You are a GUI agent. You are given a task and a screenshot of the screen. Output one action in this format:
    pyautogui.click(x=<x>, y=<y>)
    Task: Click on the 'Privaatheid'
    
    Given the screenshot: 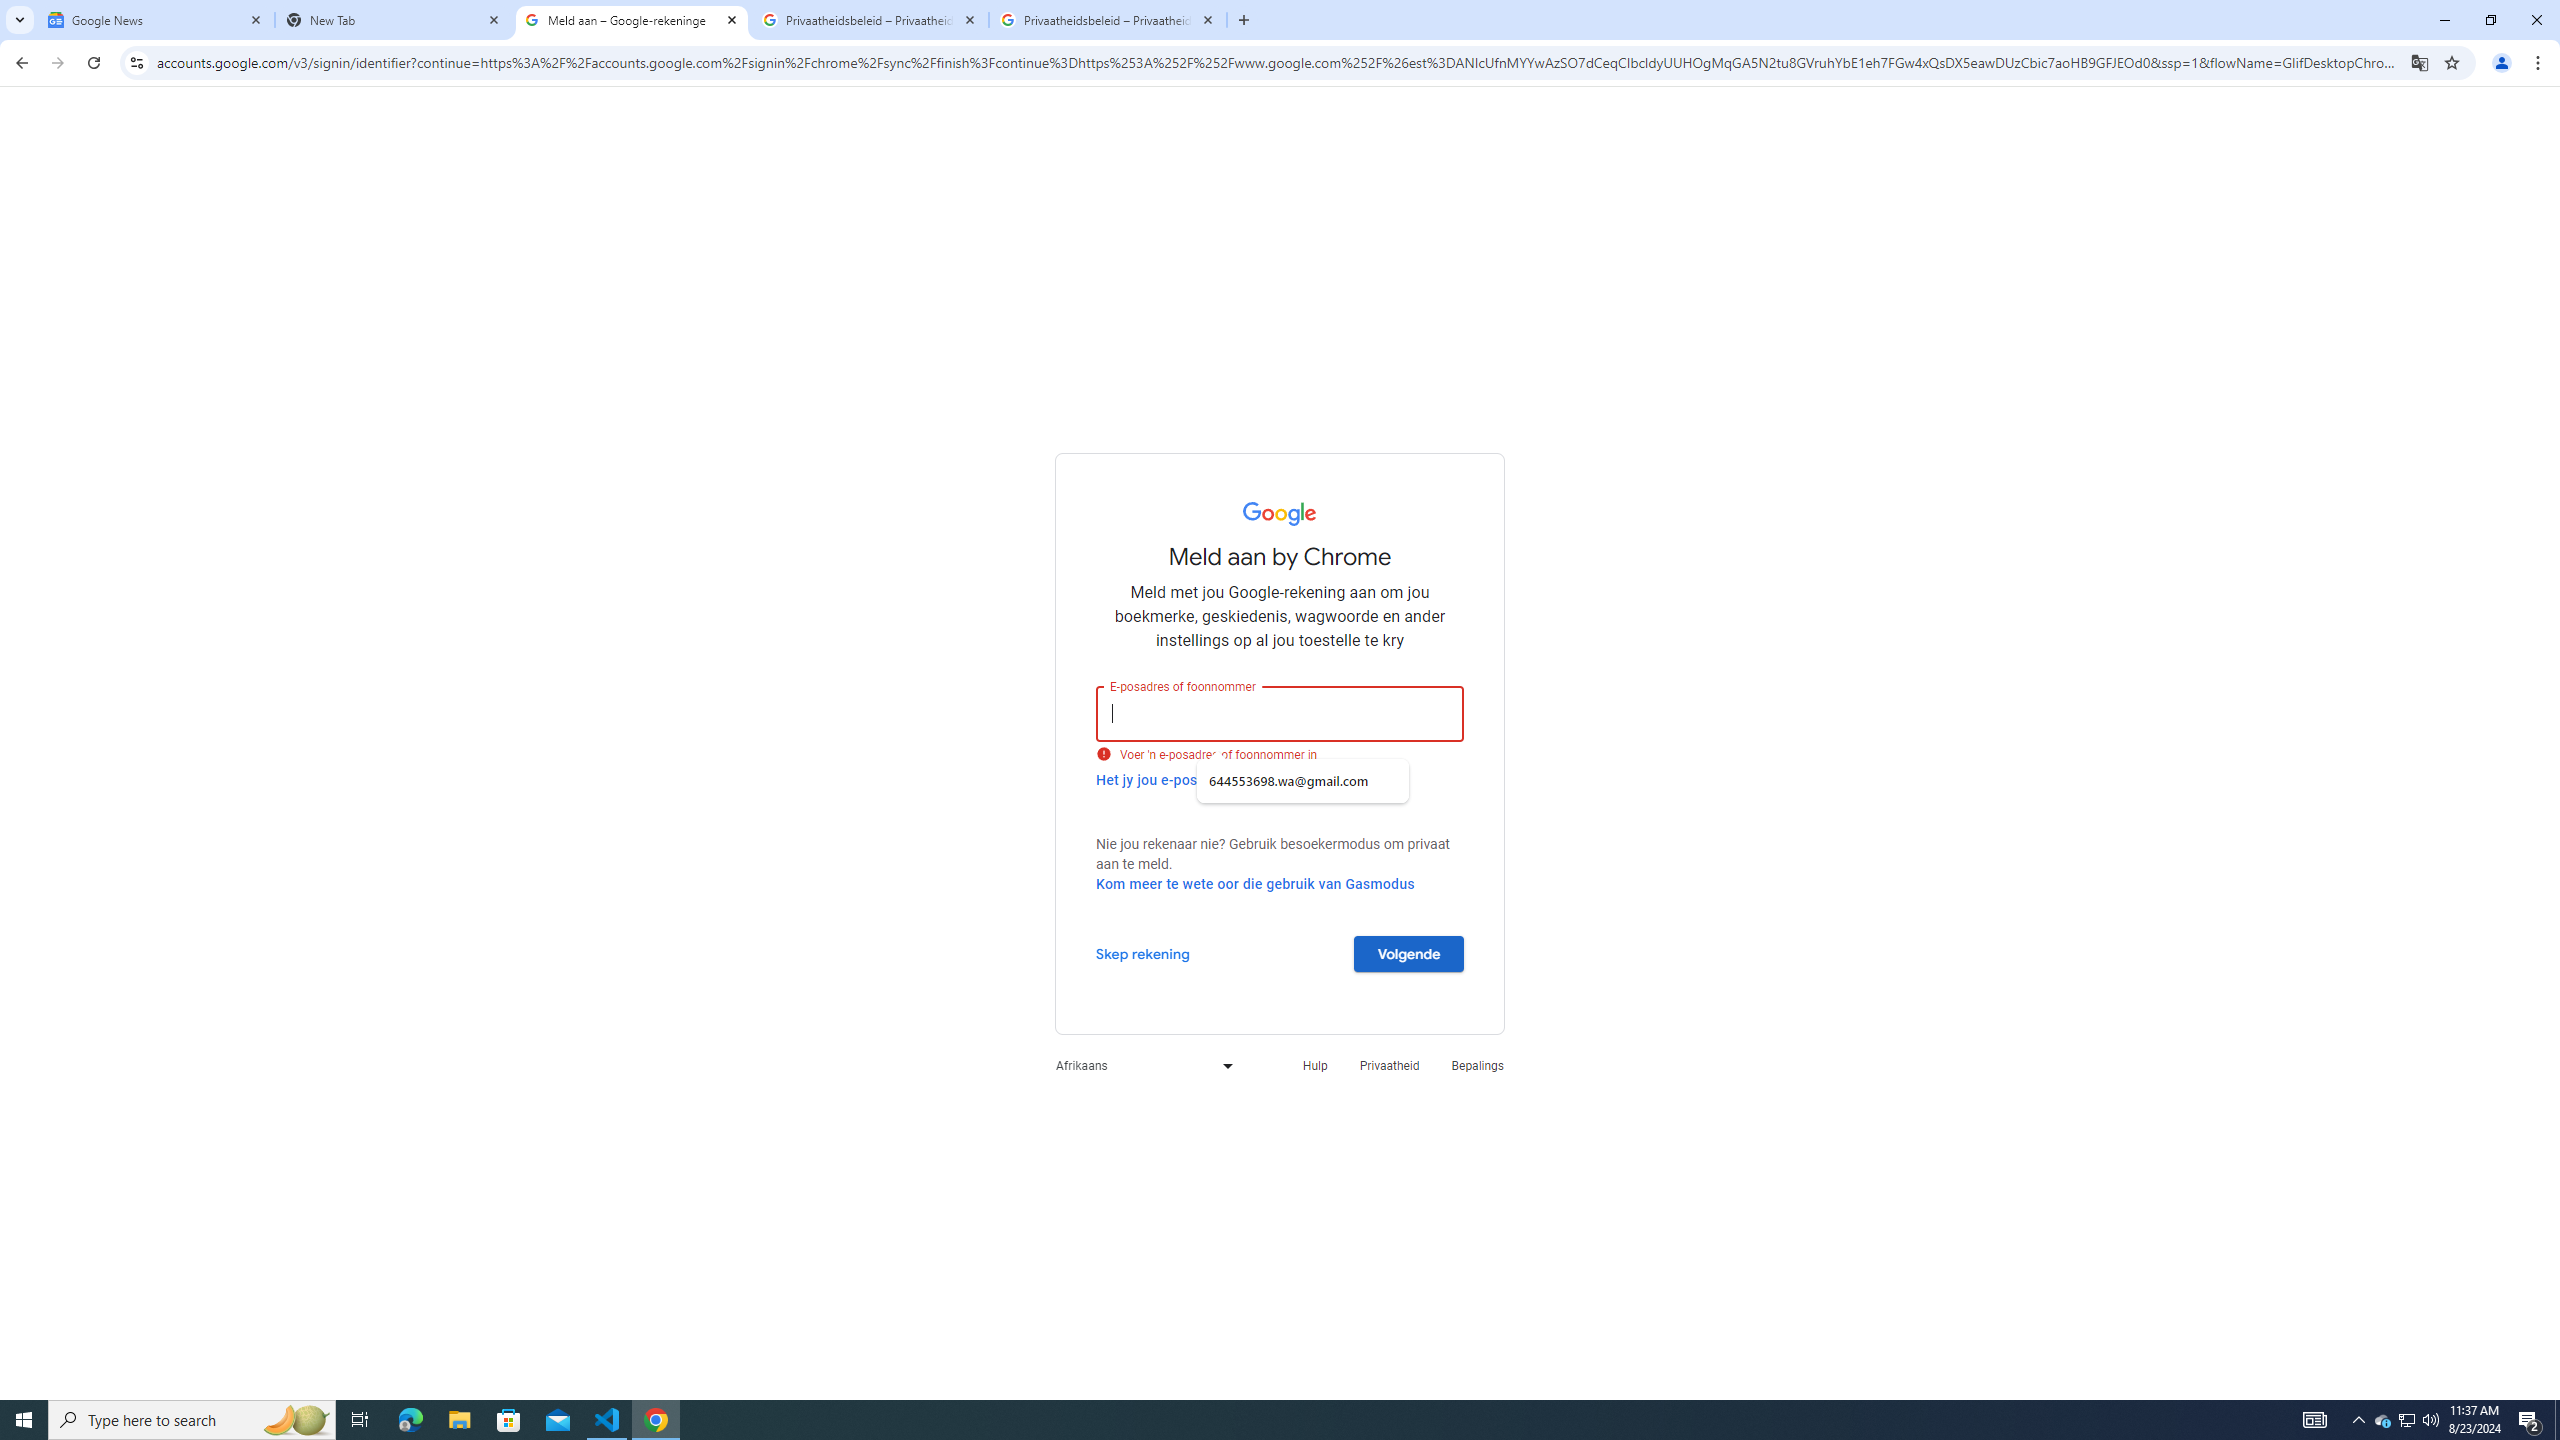 What is the action you would take?
    pyautogui.click(x=1390, y=1064)
    